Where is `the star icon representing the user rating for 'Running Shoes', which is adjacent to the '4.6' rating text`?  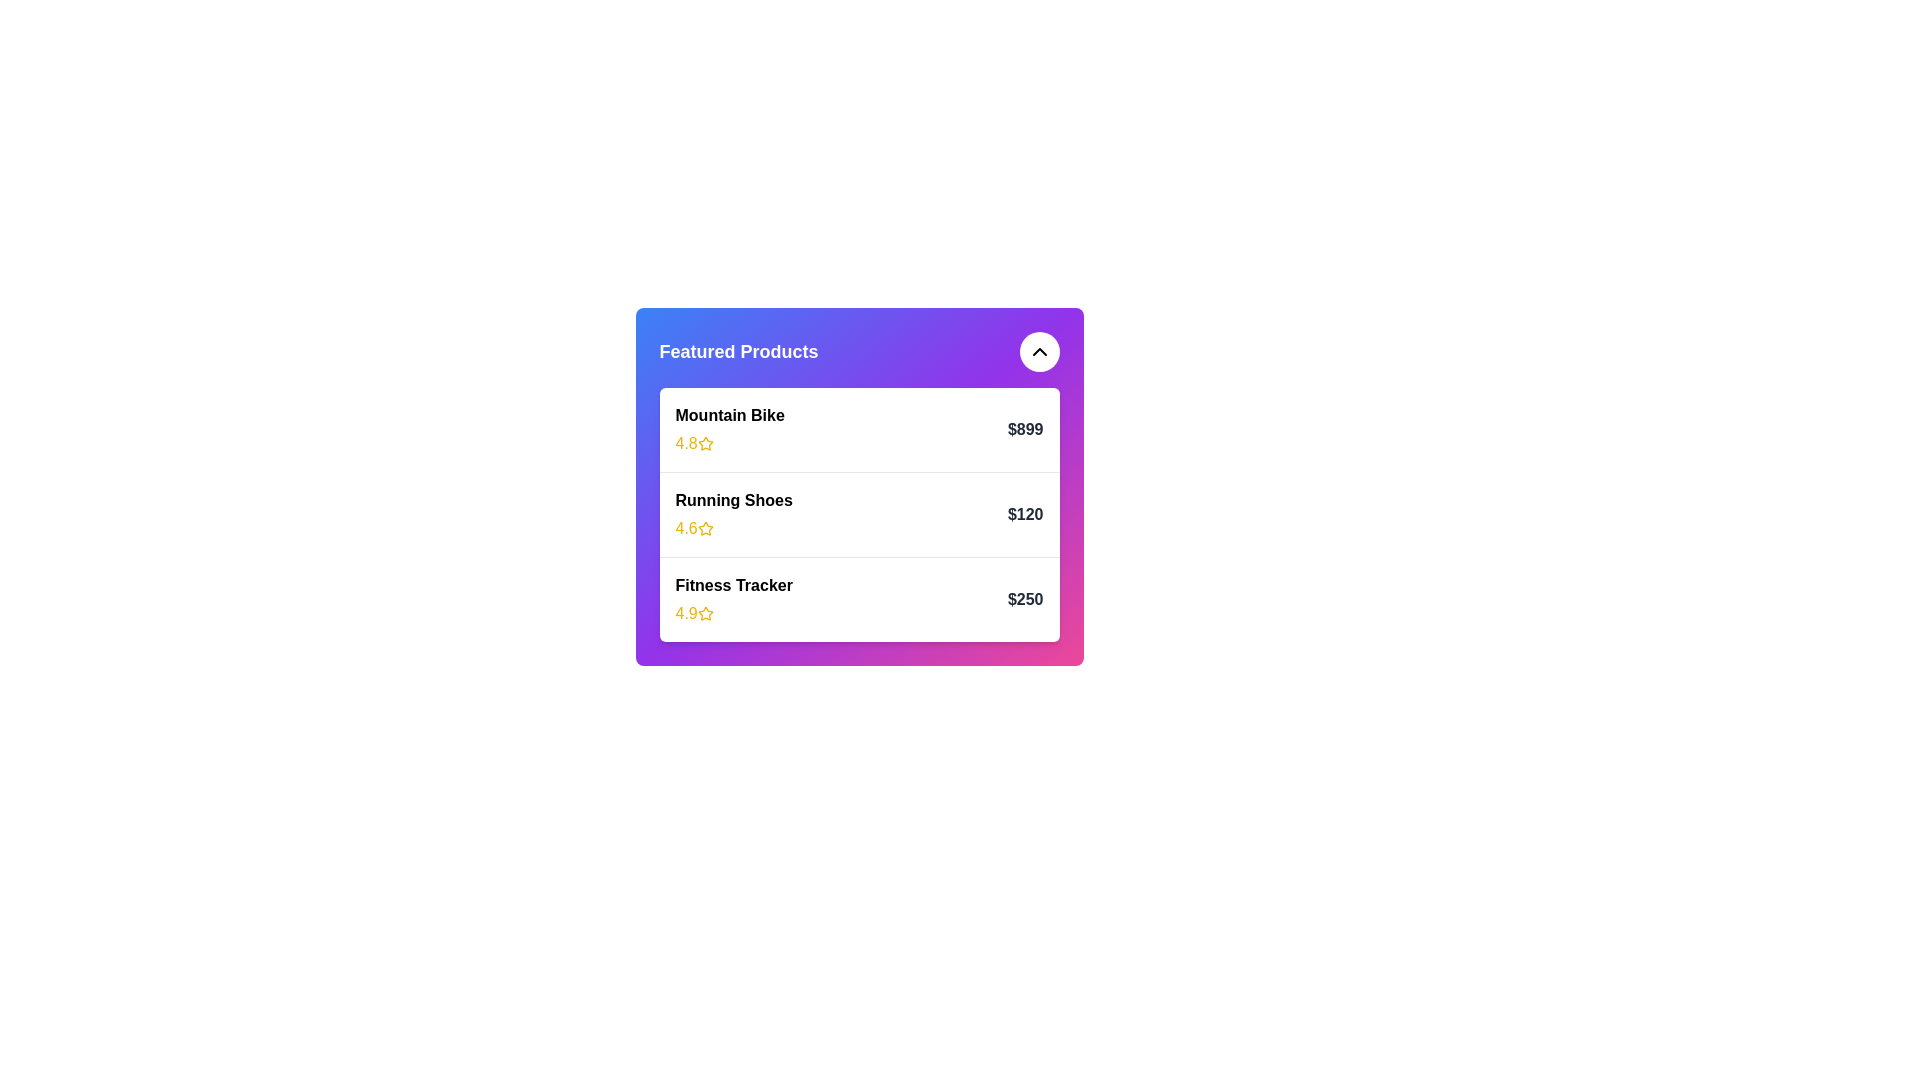 the star icon representing the user rating for 'Running Shoes', which is adjacent to the '4.6' rating text is located at coordinates (705, 527).